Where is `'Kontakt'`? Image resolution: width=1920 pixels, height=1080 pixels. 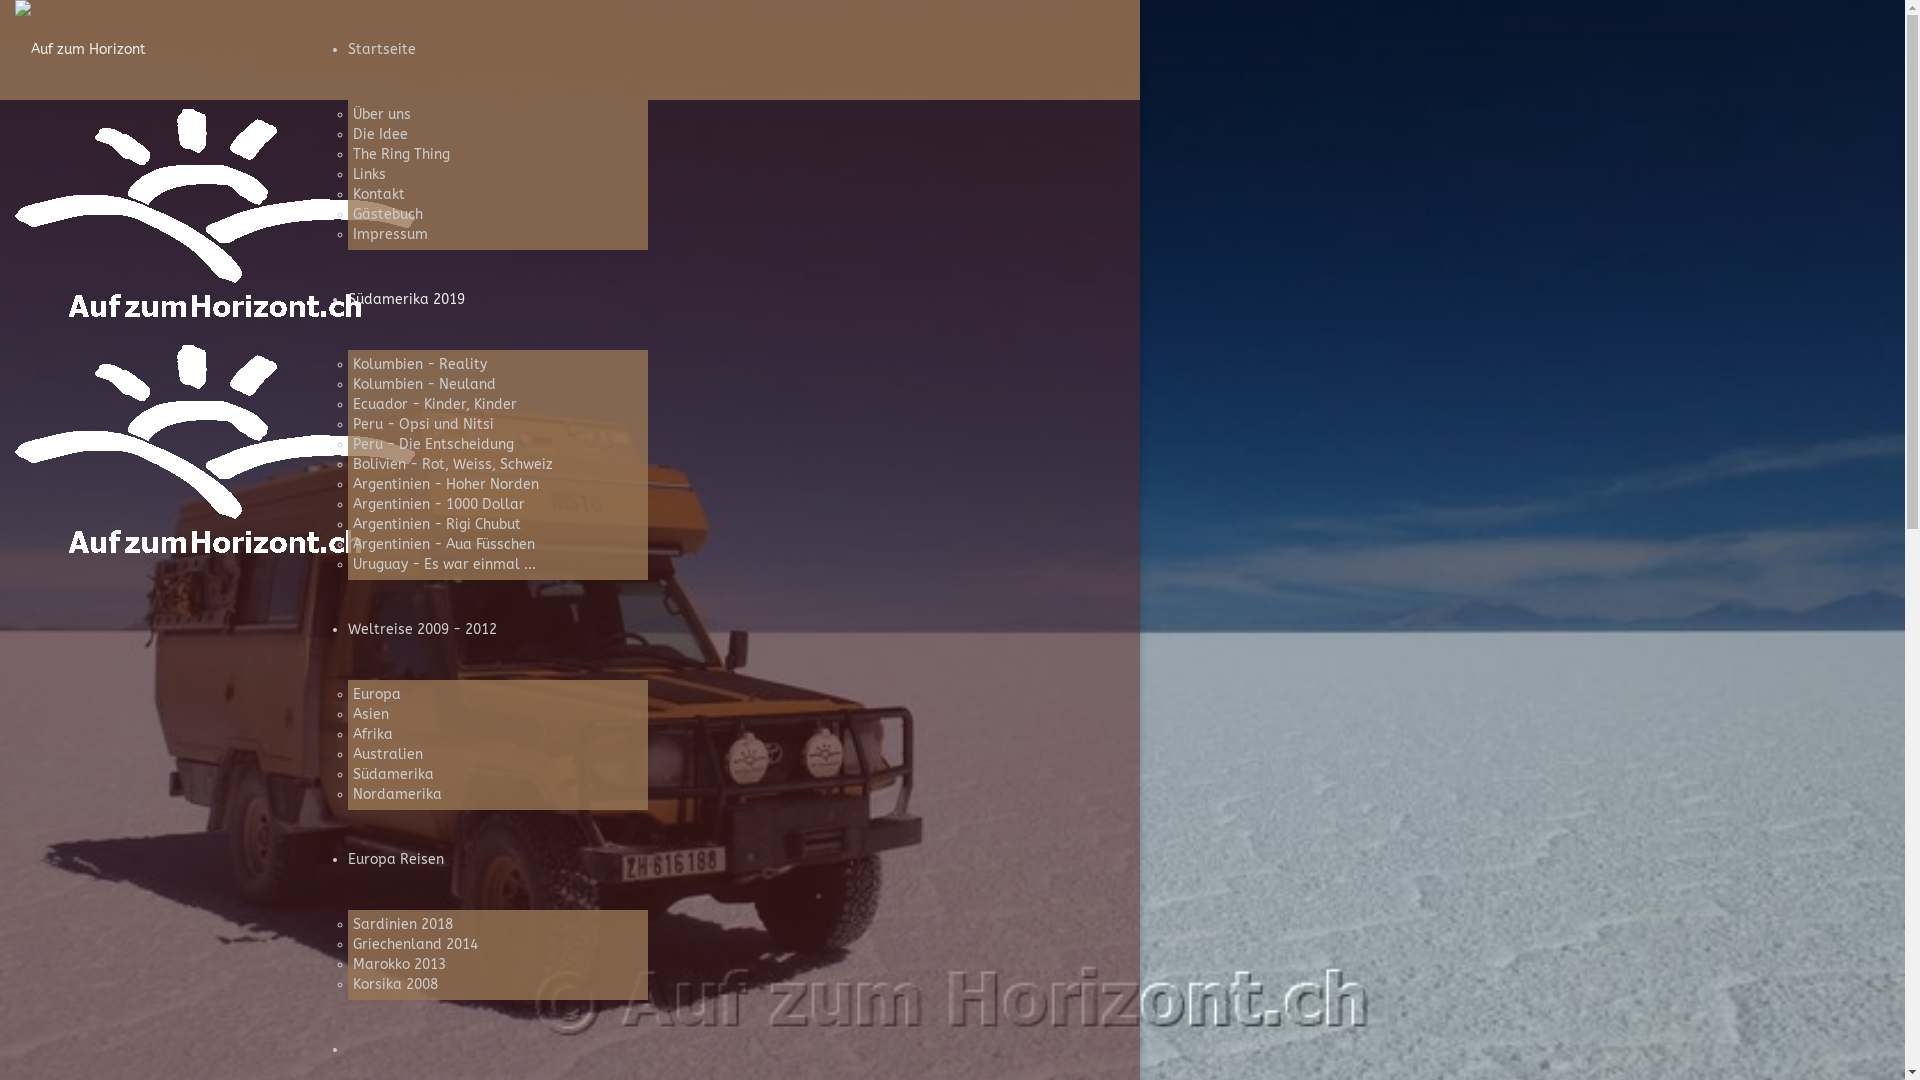
'Kontakt' is located at coordinates (378, 194).